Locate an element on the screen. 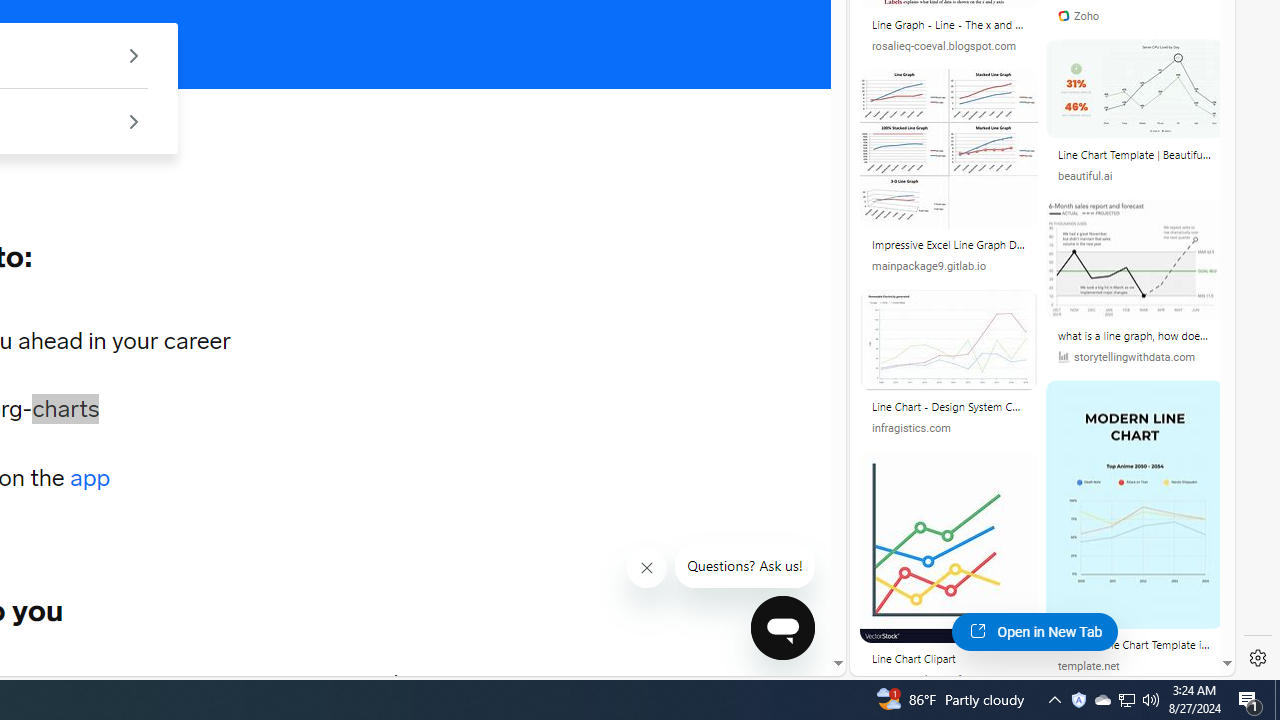  'Line Graph - Line - The x and y axis are used to.' is located at coordinates (948, 28).